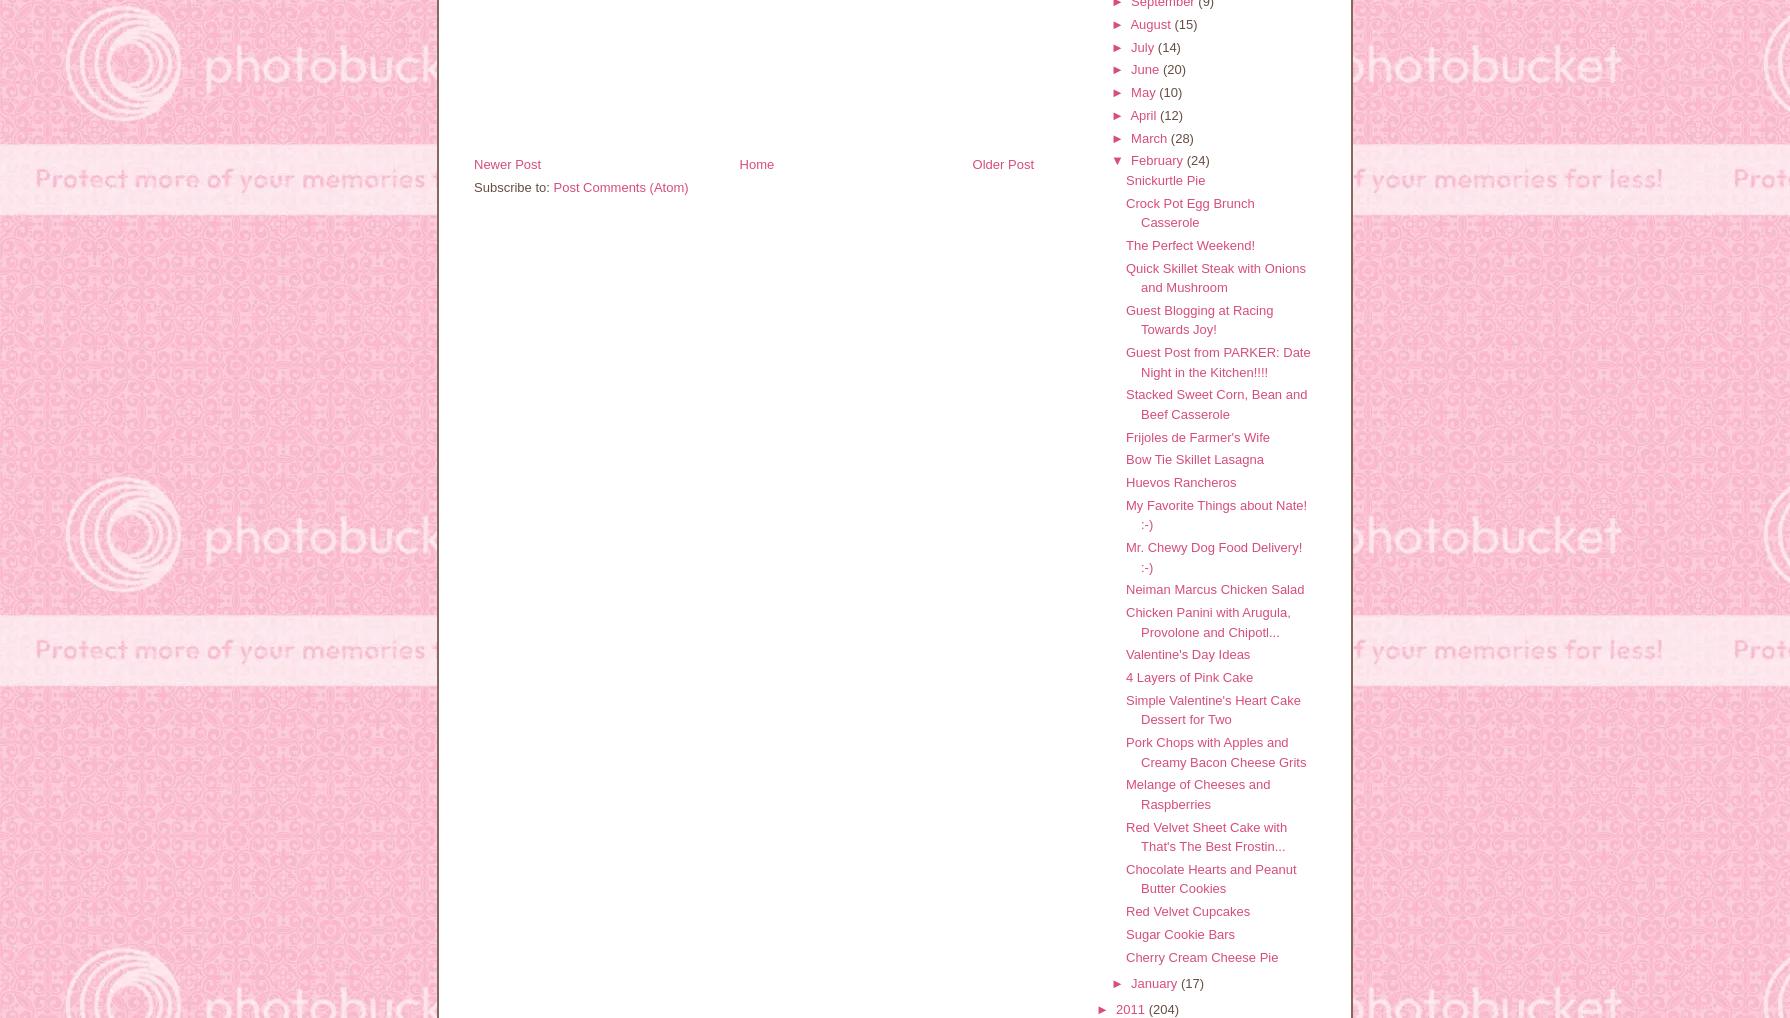 Image resolution: width=1790 pixels, height=1018 pixels. Describe the element at coordinates (1126, 243) in the screenshot. I see `'The Perfect Weekend!'` at that location.